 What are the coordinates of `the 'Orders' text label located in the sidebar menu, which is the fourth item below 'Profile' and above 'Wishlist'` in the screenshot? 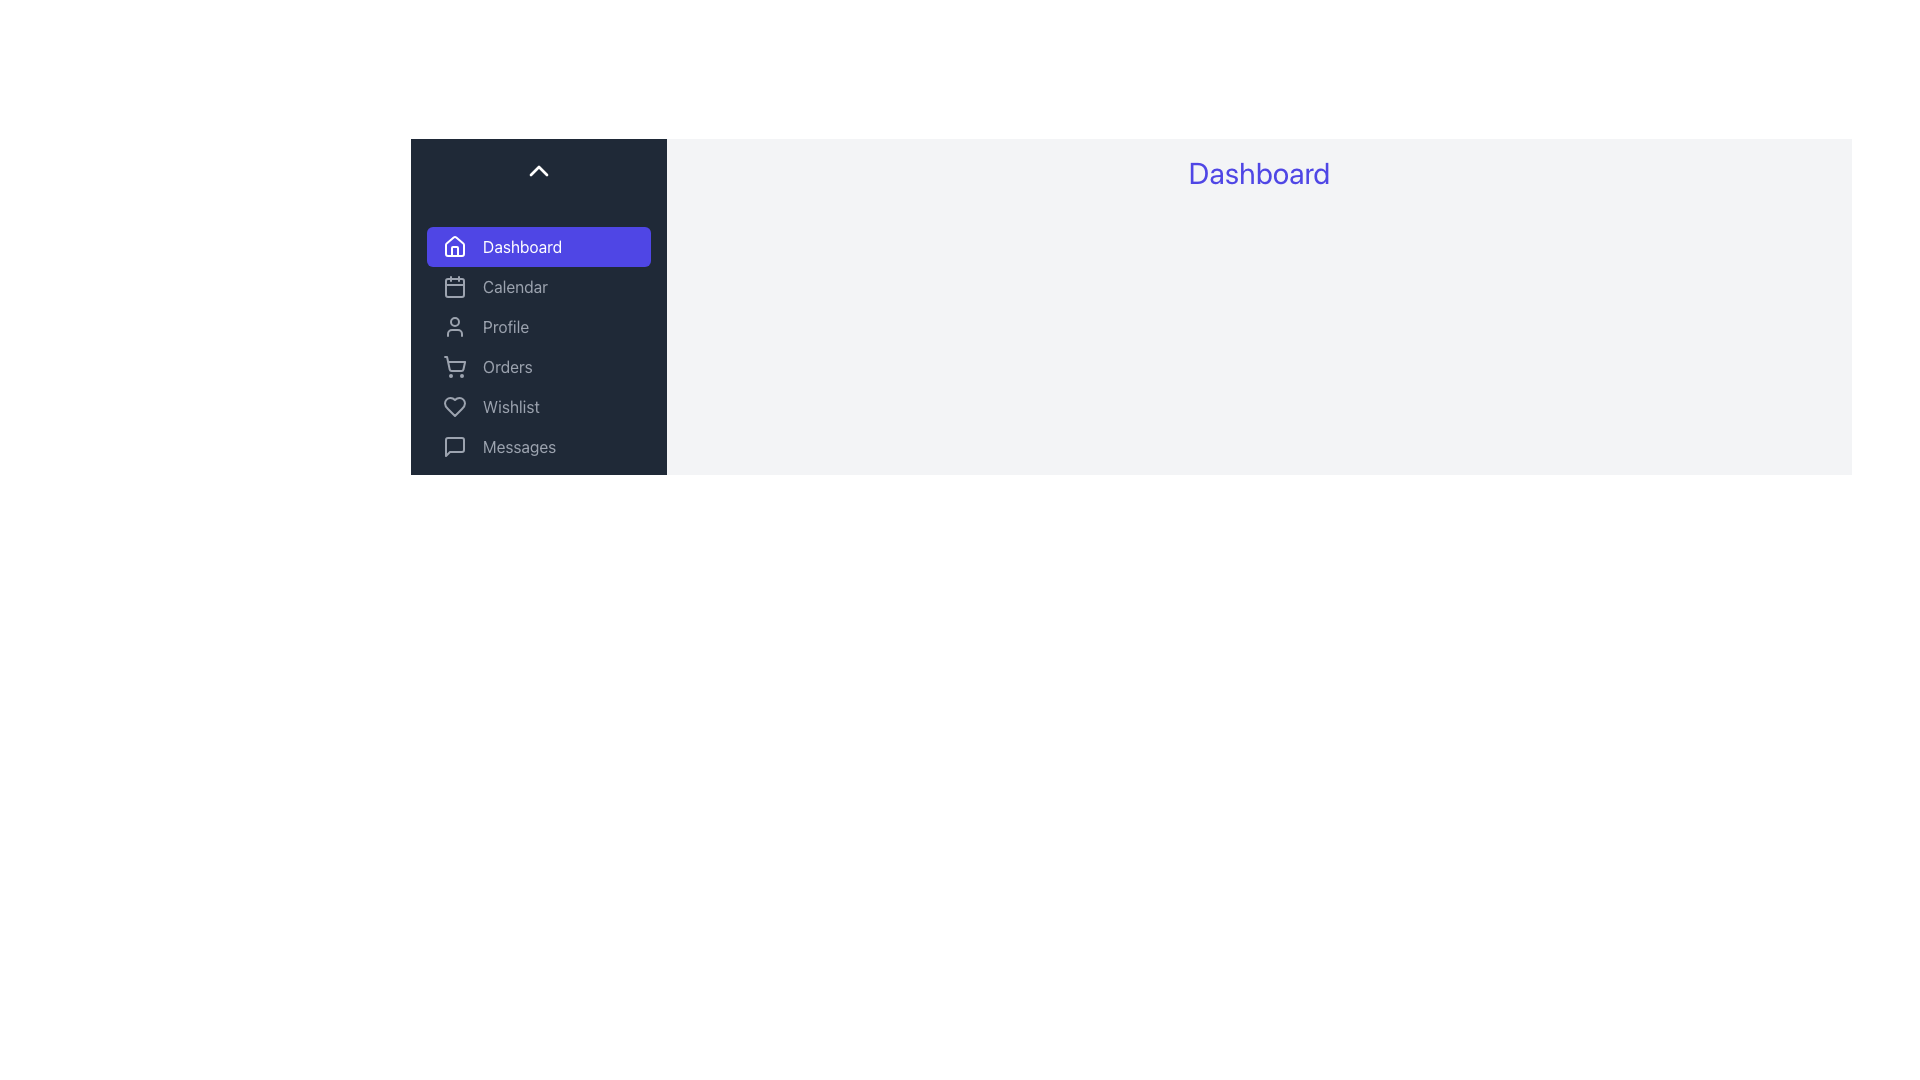 It's located at (507, 366).